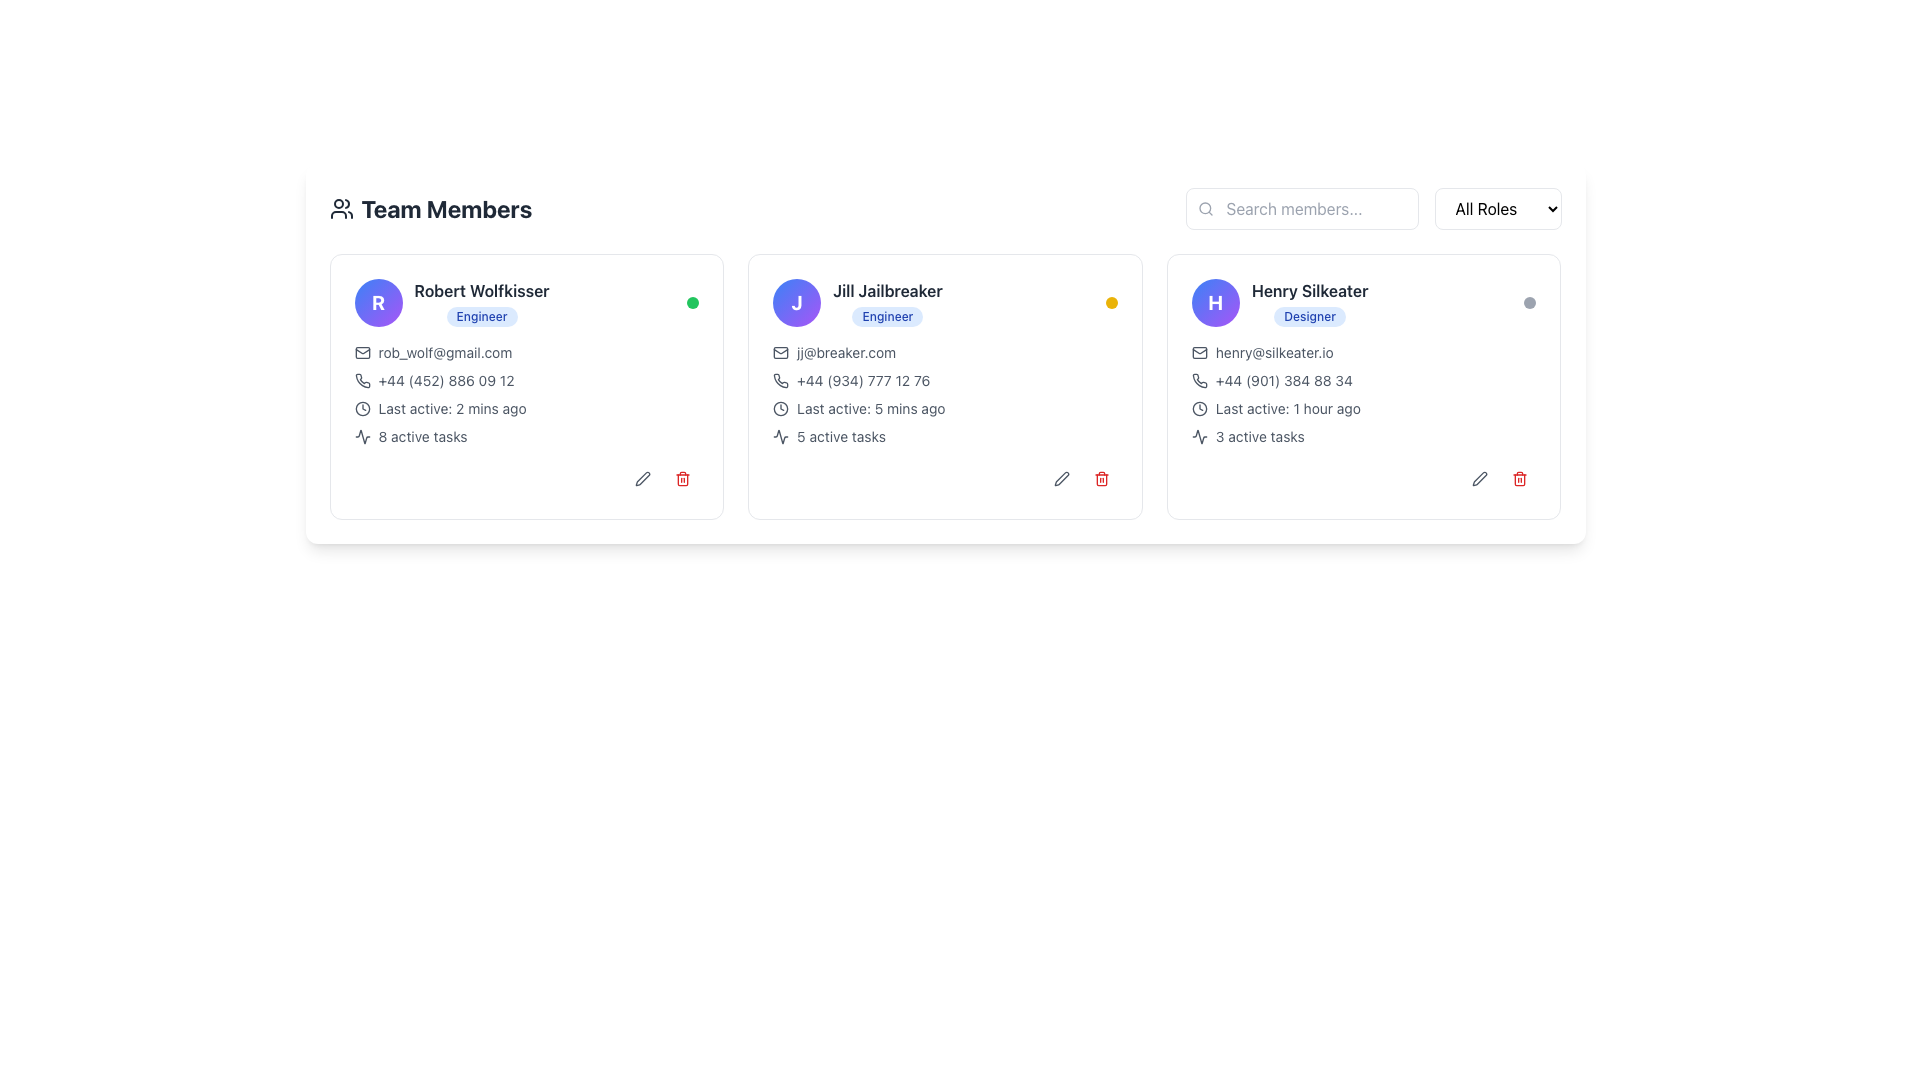 The width and height of the screenshot is (1920, 1080). What do you see at coordinates (1280, 303) in the screenshot?
I see `the profile information element of 'Henry Silkeater', which includes the avatar and descriptive text` at bounding box center [1280, 303].